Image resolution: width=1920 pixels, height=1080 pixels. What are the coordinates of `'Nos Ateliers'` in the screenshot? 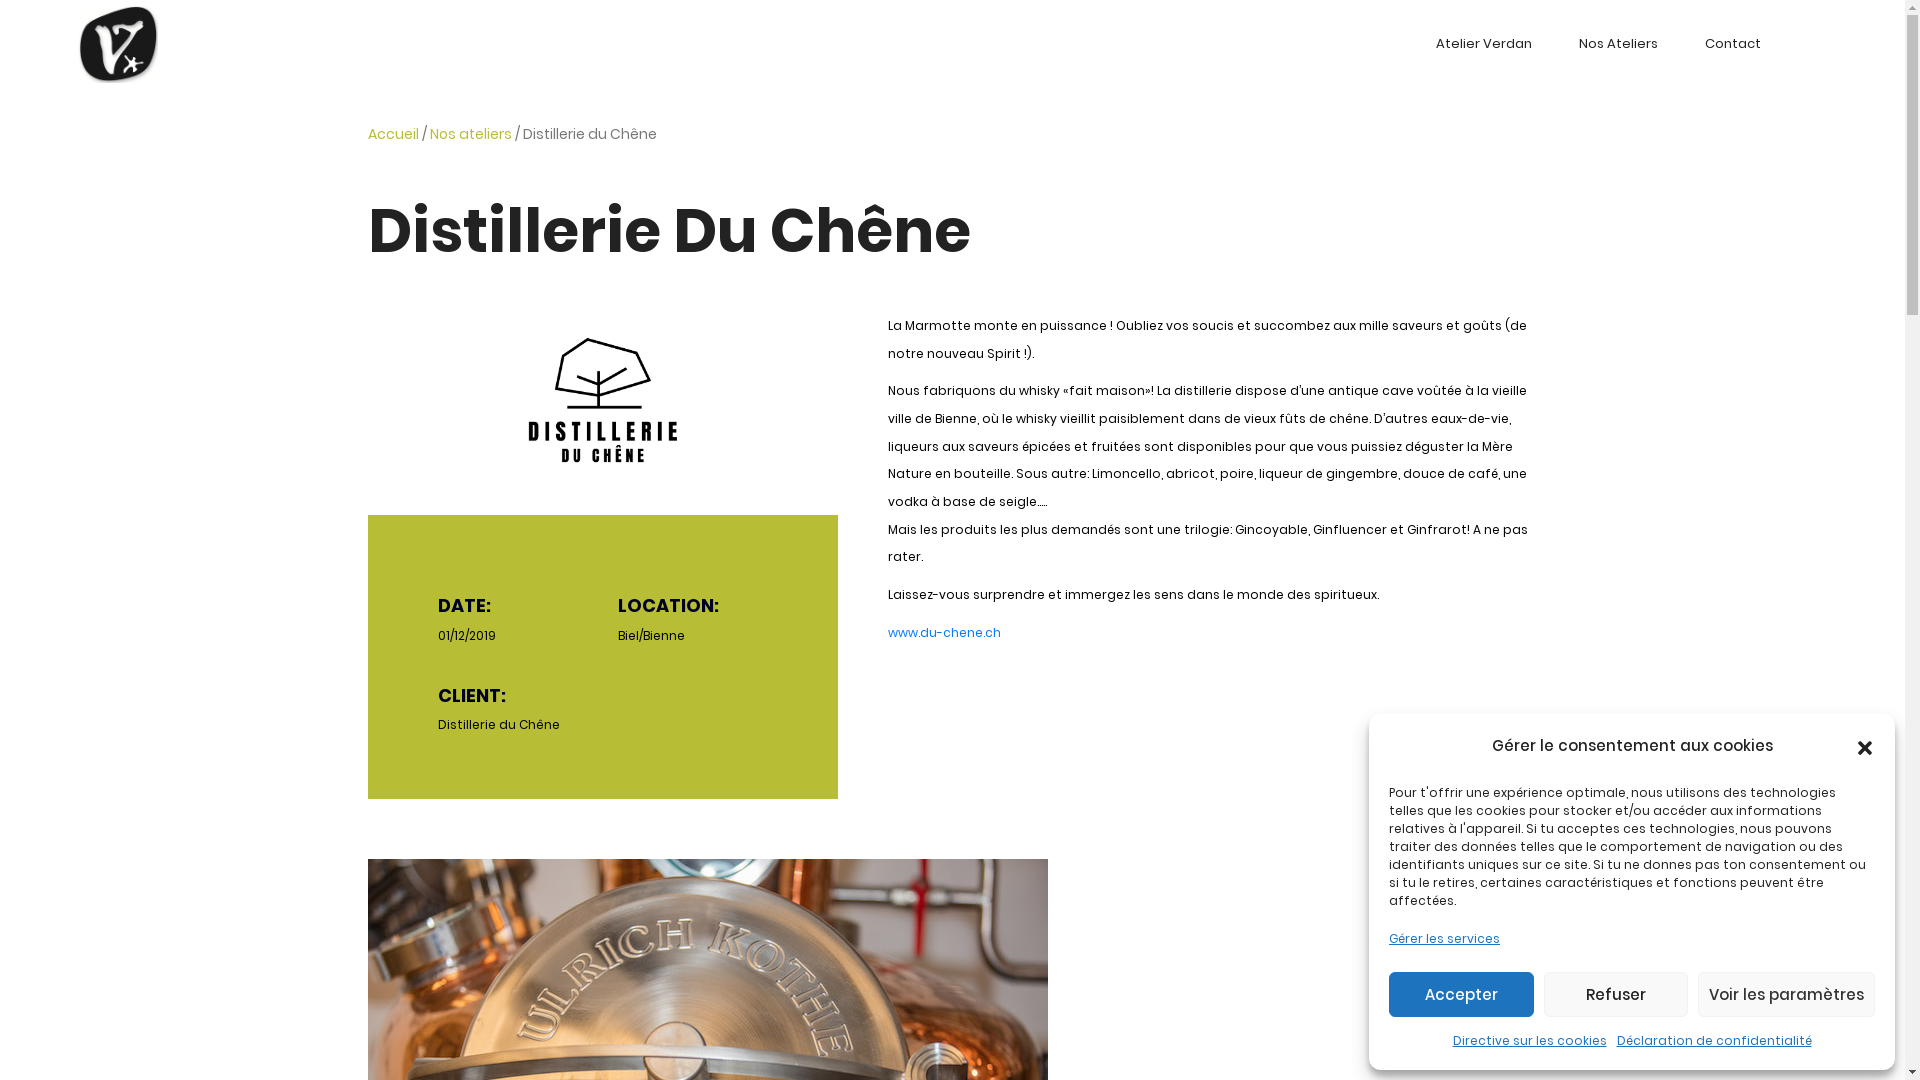 It's located at (1617, 43).